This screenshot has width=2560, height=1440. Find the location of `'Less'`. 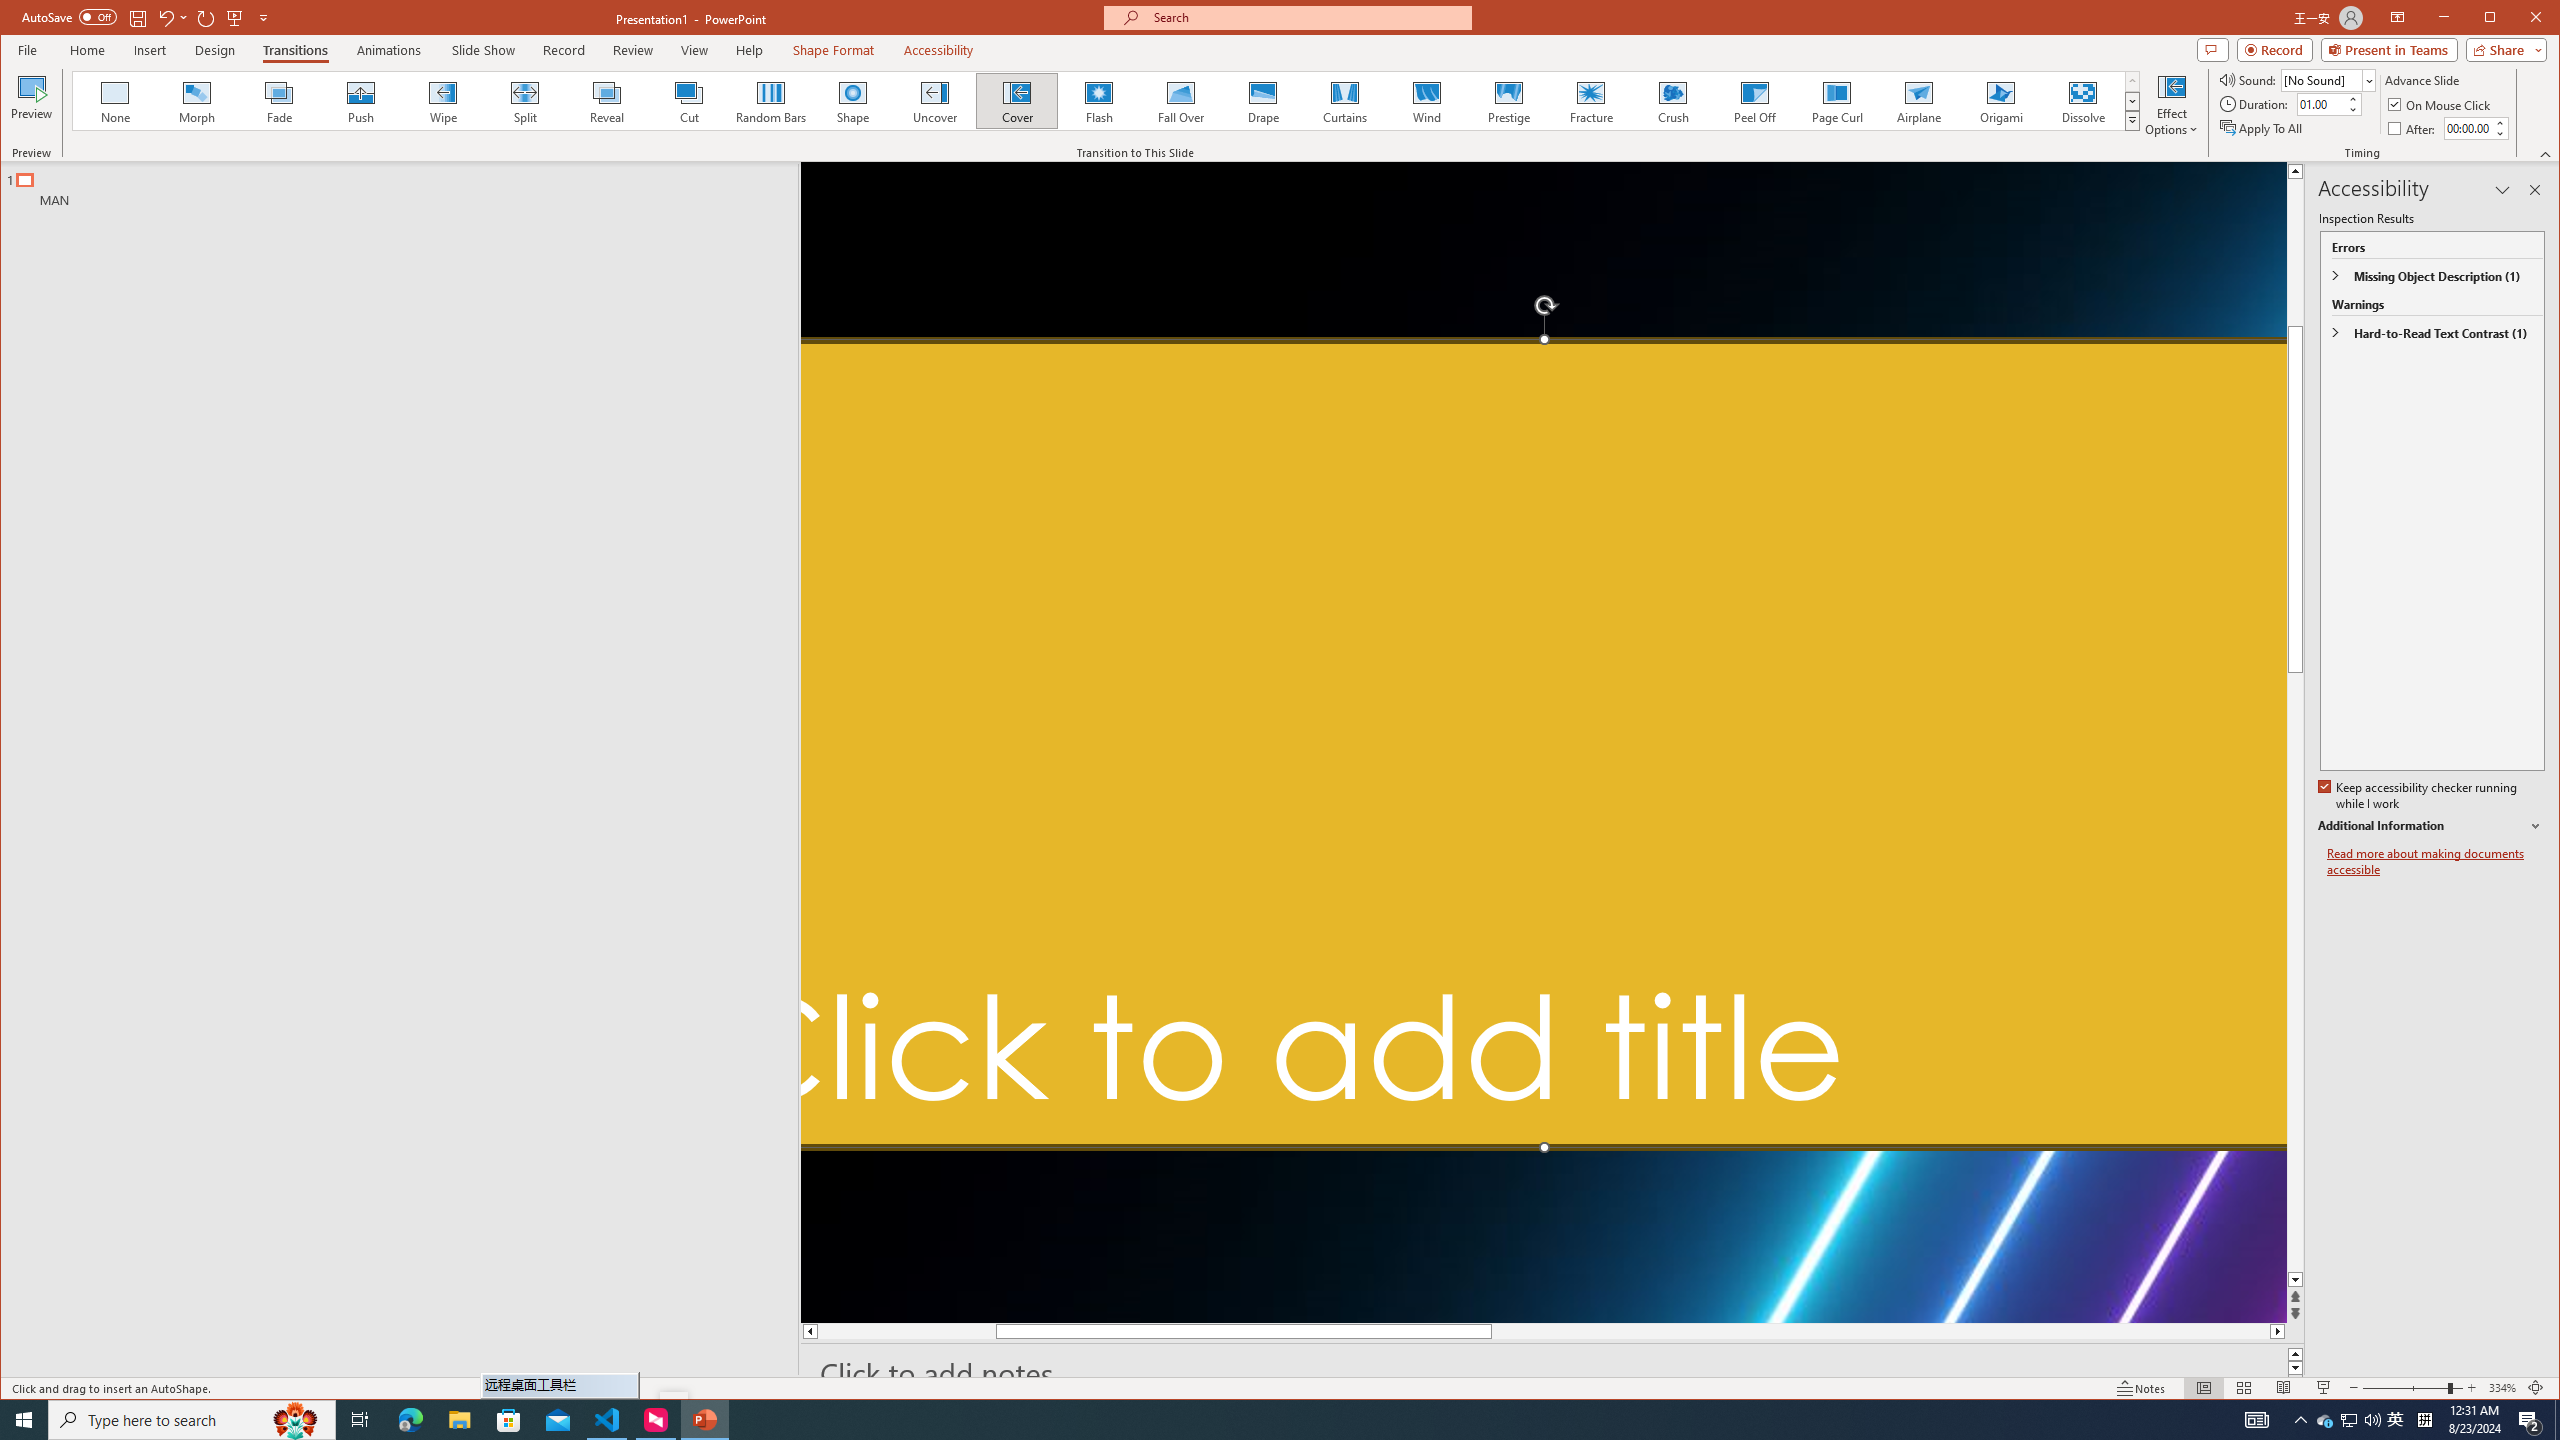

'Less' is located at coordinates (2498, 133).